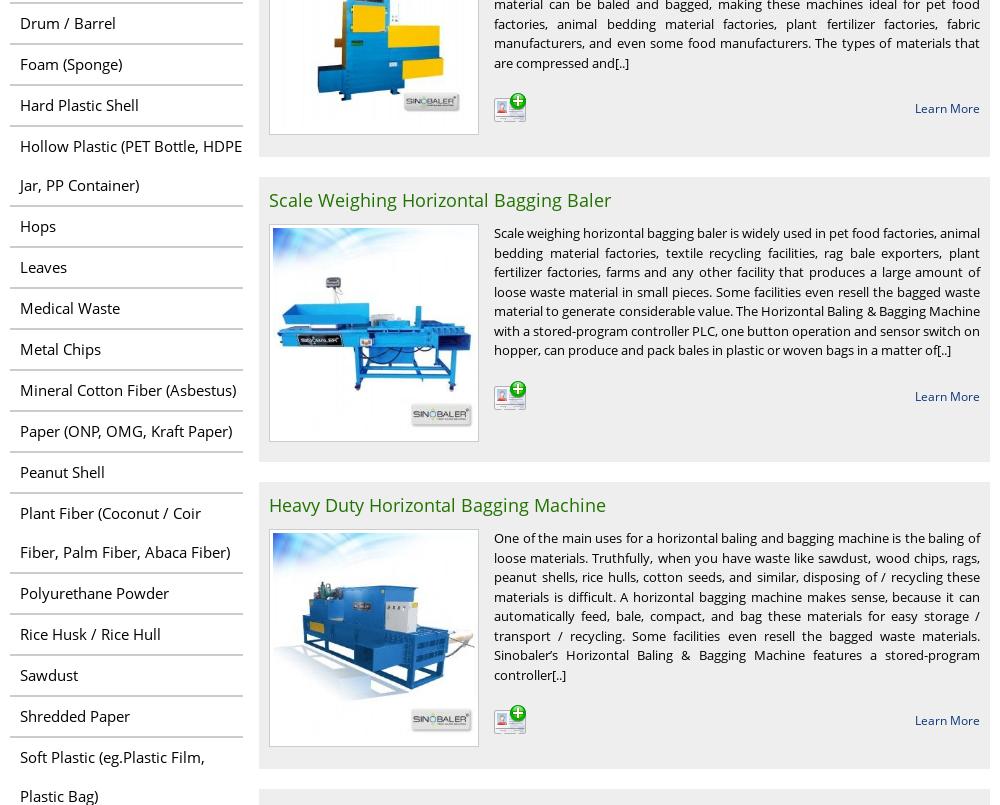 The height and width of the screenshot is (805, 1000). Describe the element at coordinates (49, 673) in the screenshot. I see `'Sawdust'` at that location.